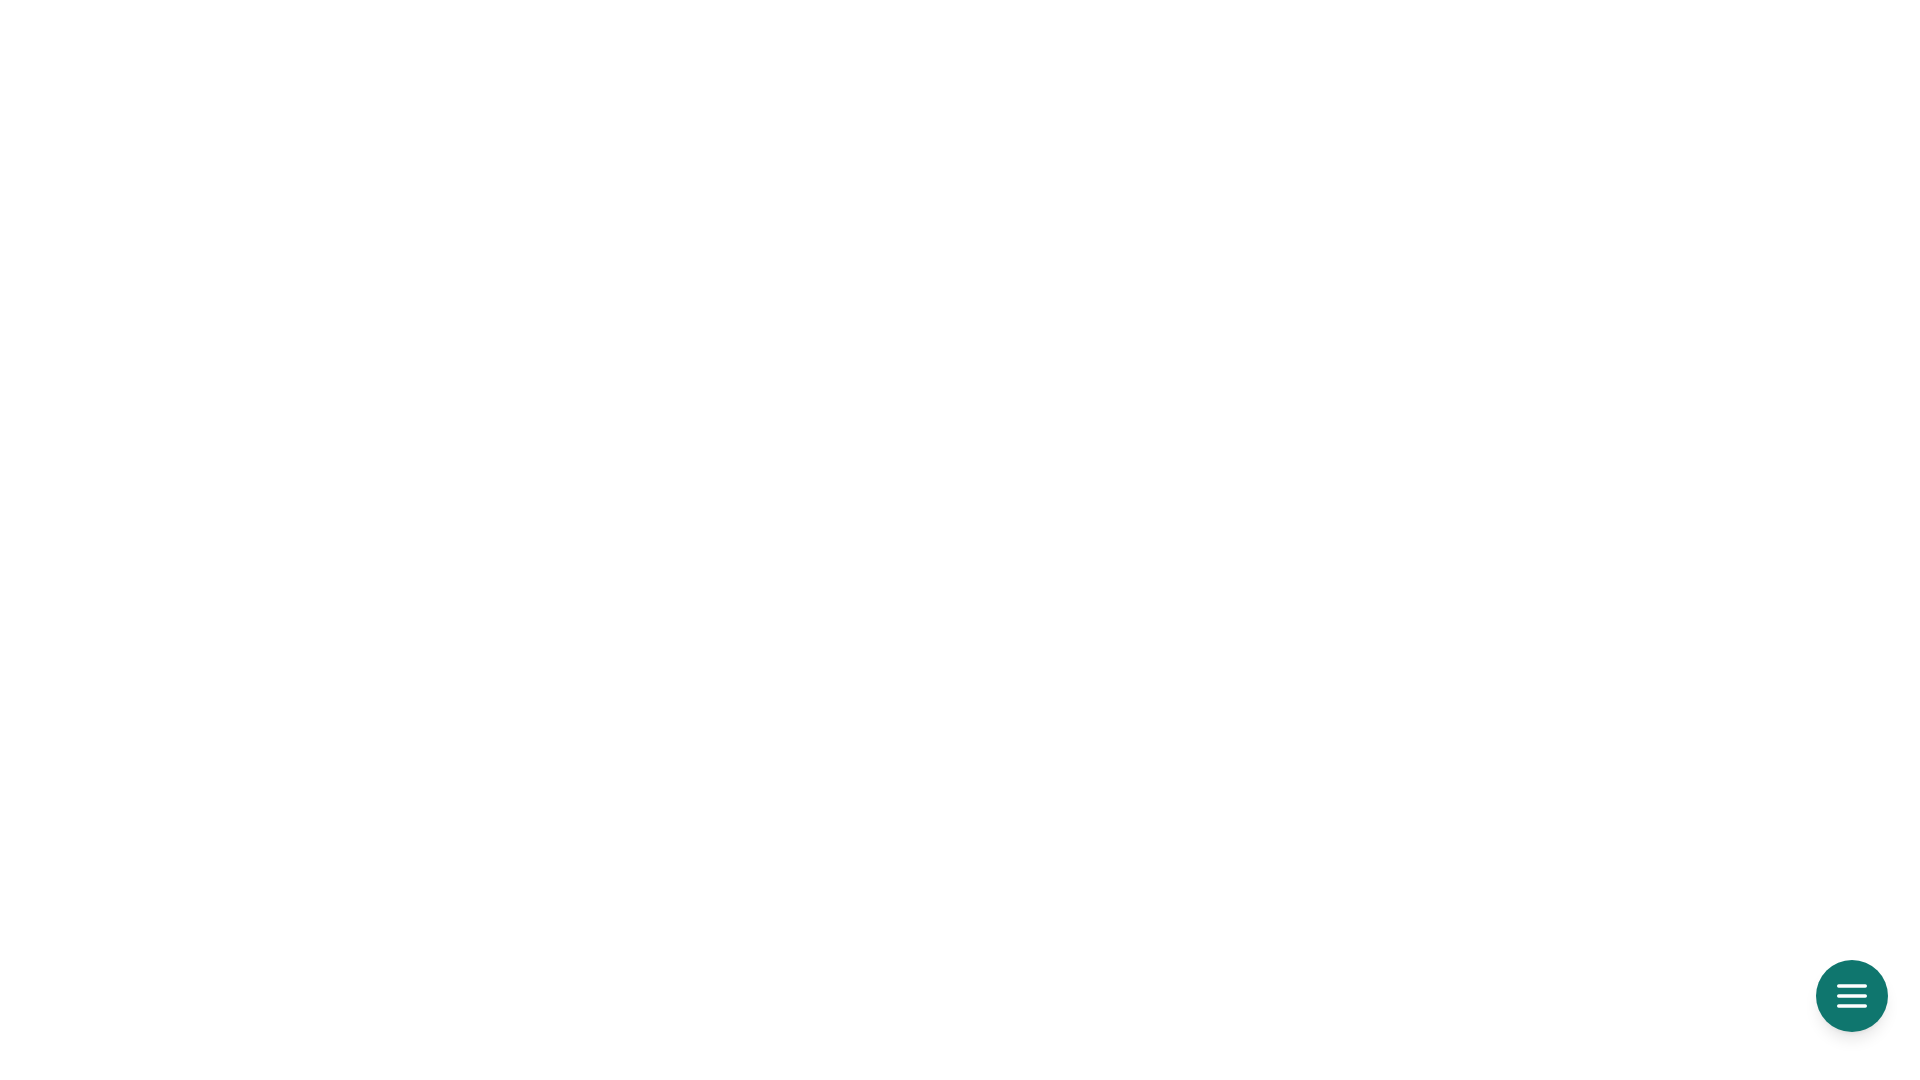 The image size is (1920, 1080). I want to click on the menu button to observe the hover effect, so click(1851, 995).